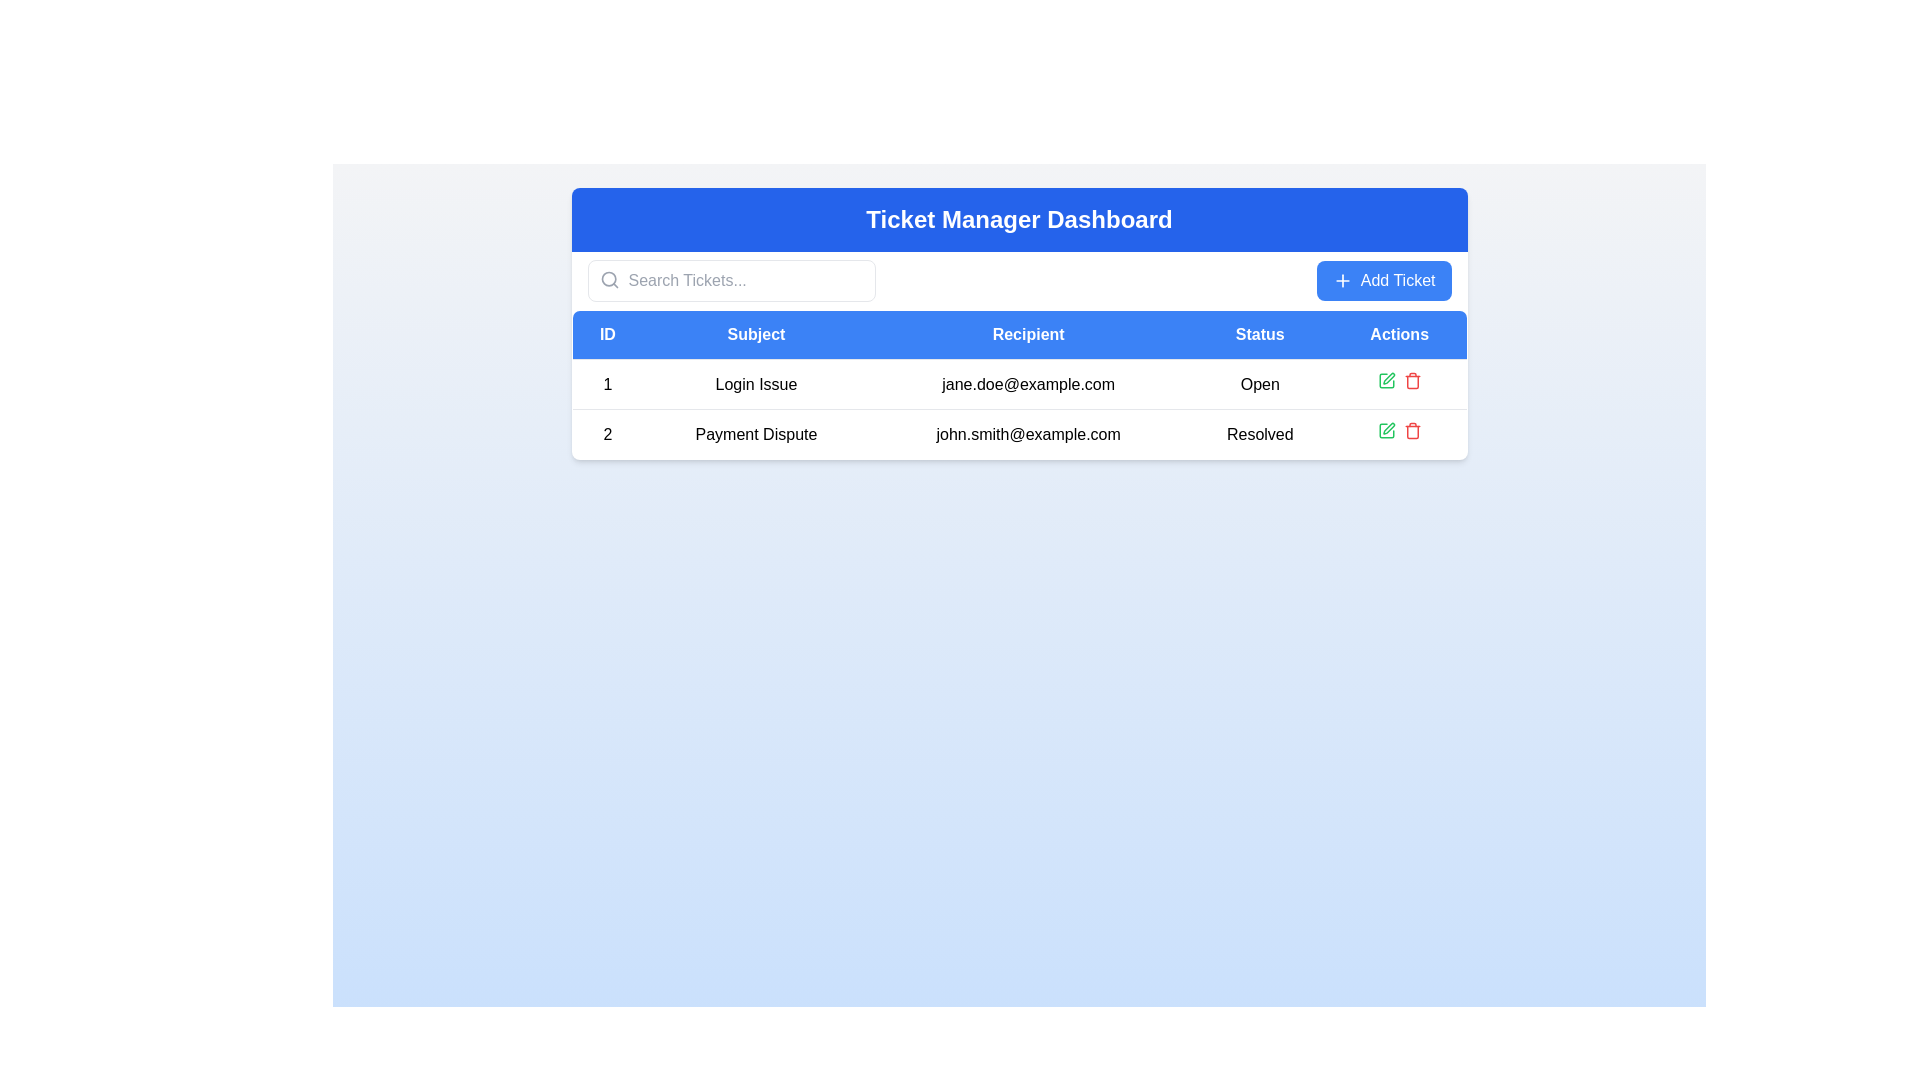  Describe the element at coordinates (1342, 281) in the screenshot. I see `the SVG Icon indicating an addition action, located to the left of the 'Add Ticket' text inside the blue rectangular button at the top-right corner of the interface` at that location.